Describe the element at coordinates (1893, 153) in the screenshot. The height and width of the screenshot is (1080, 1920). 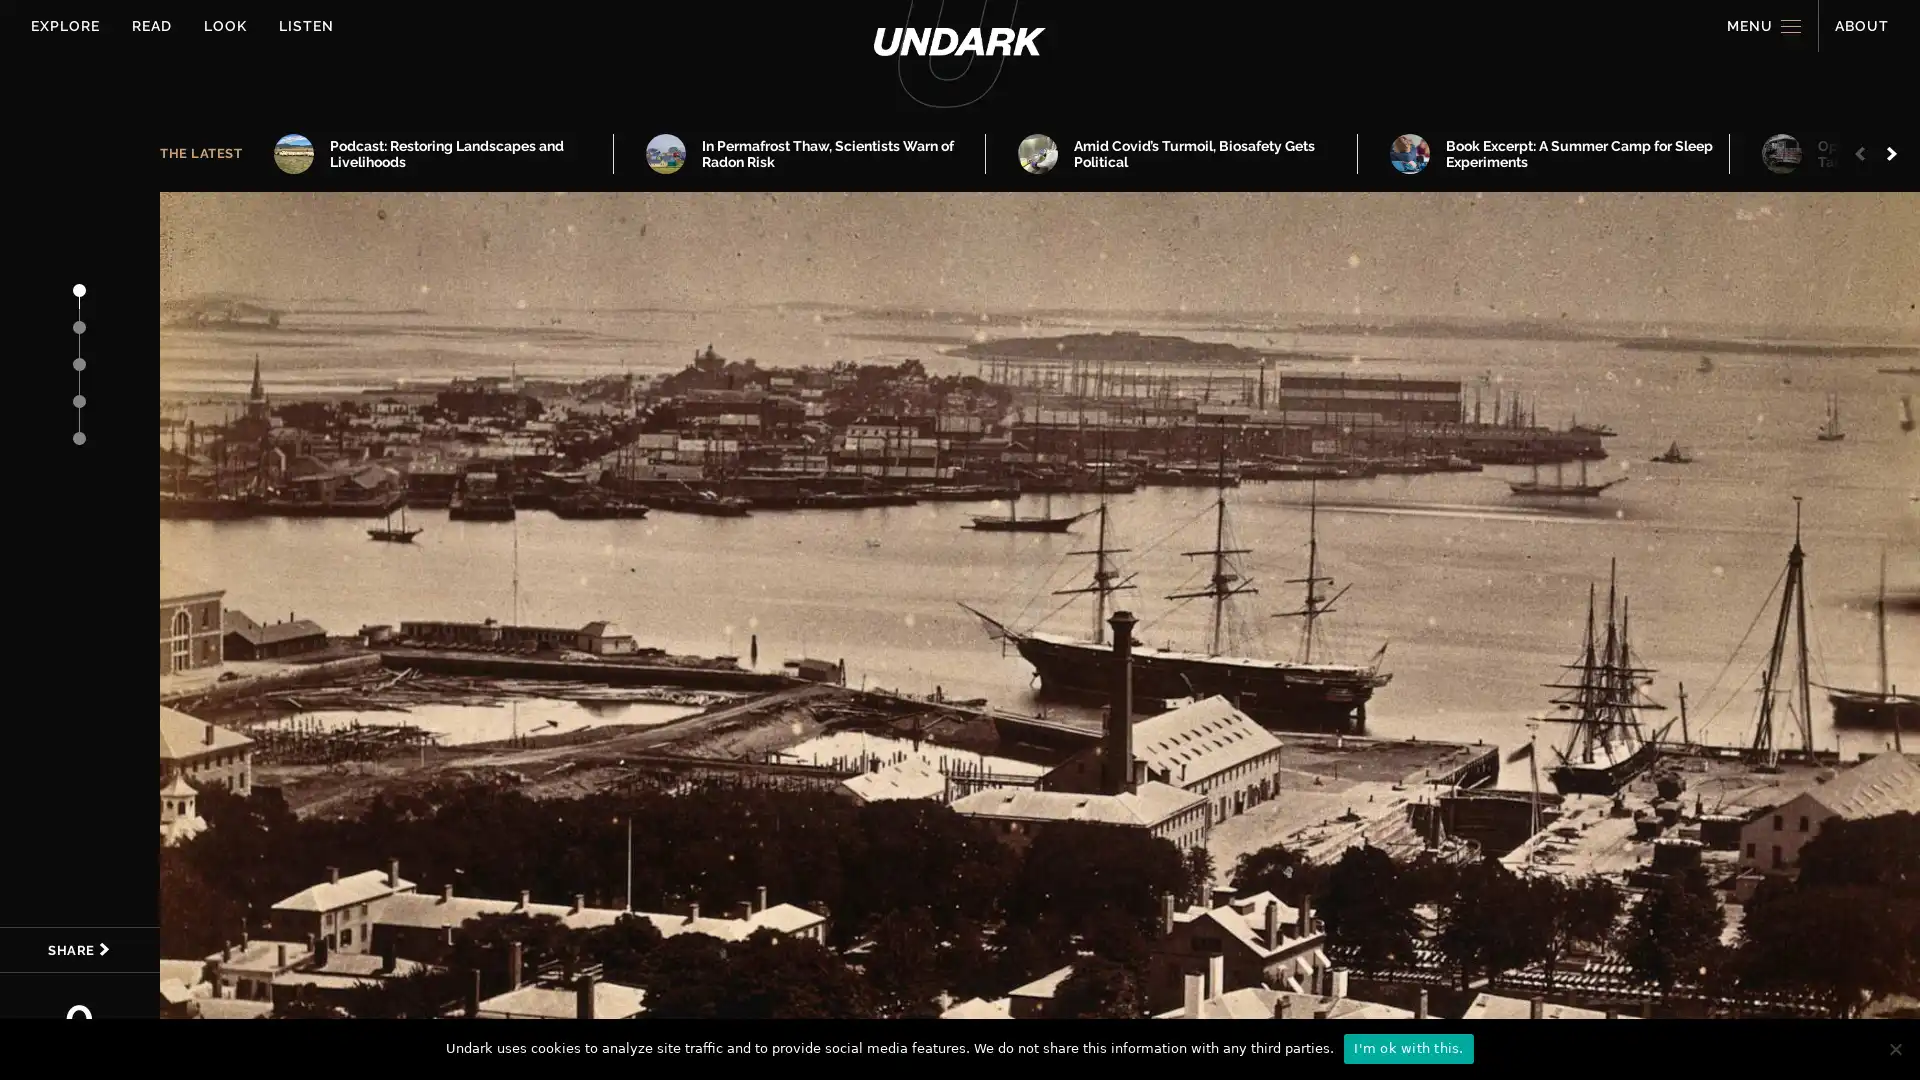
I see `Next` at that location.